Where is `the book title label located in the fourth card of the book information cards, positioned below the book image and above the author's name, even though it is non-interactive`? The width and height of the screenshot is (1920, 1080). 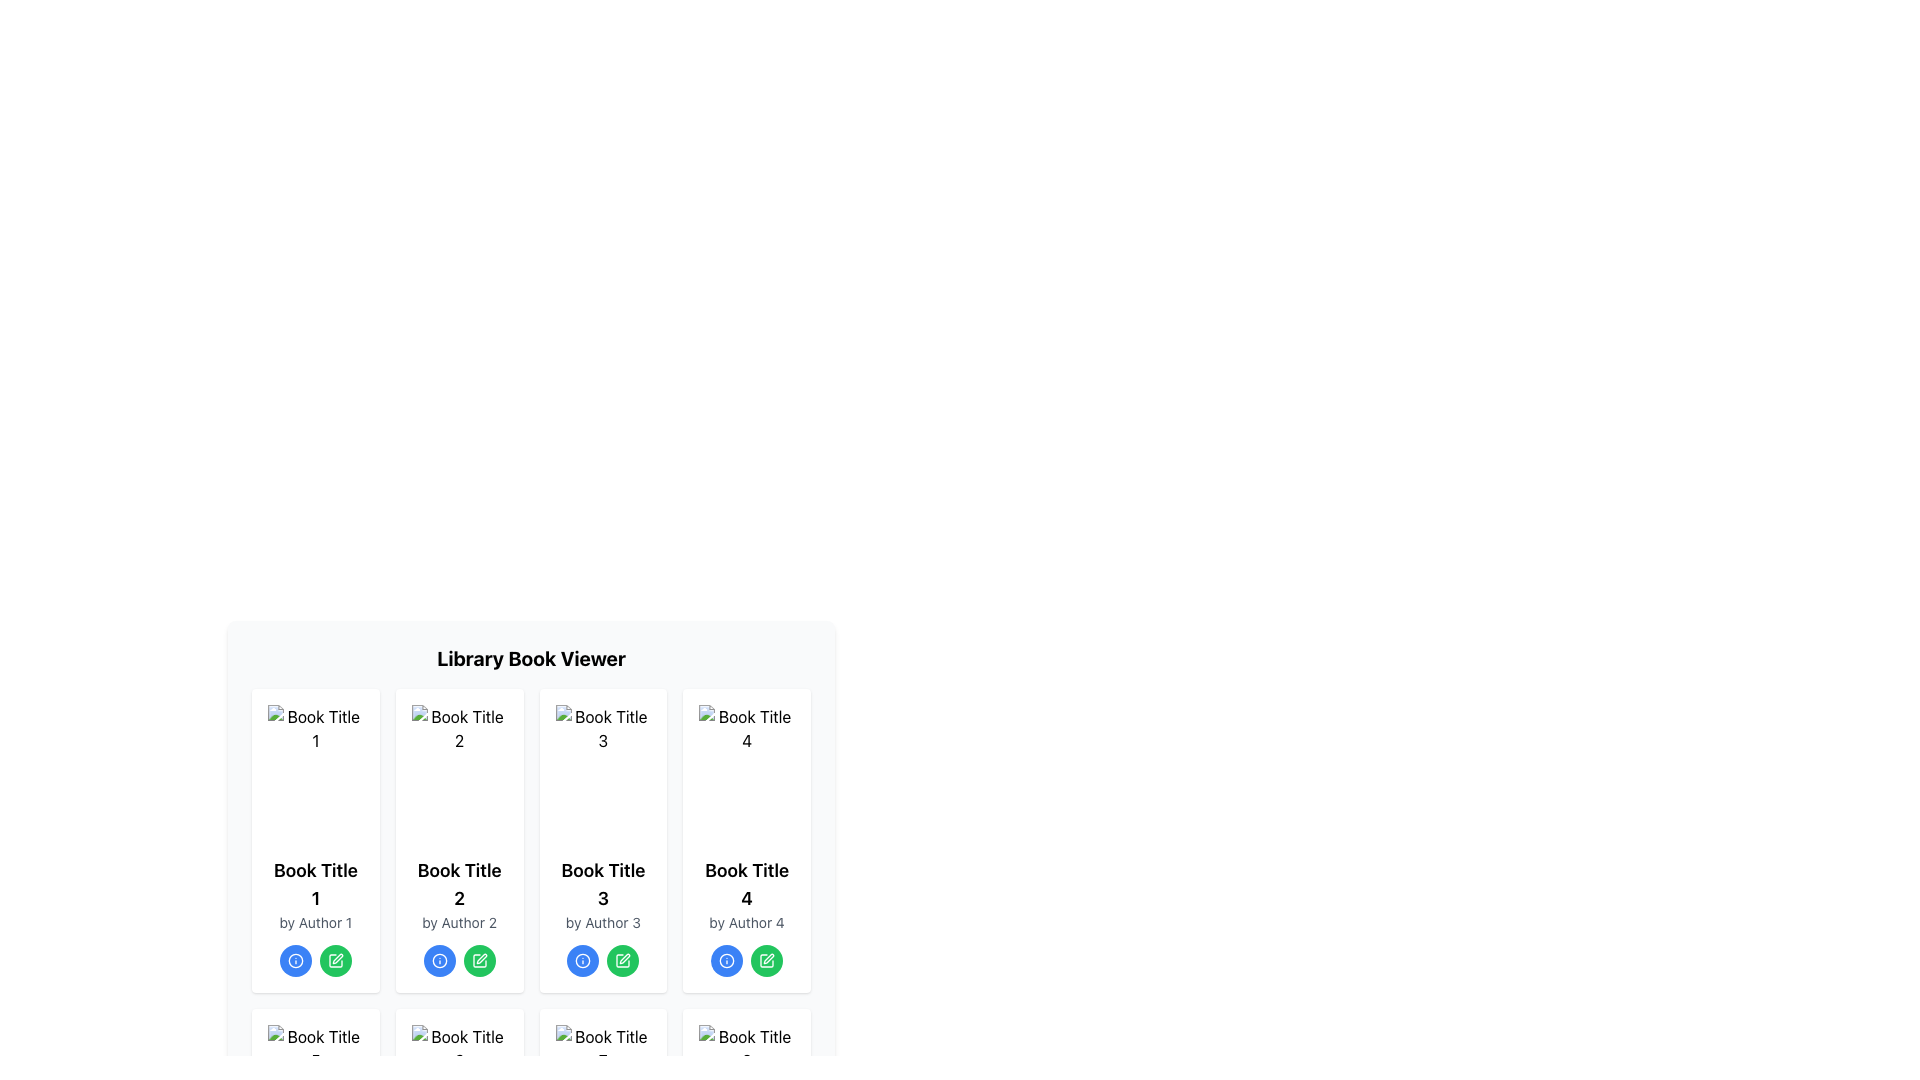
the book title label located in the fourth card of the book information cards, positioned below the book image and above the author's name, even though it is non-interactive is located at coordinates (746, 883).